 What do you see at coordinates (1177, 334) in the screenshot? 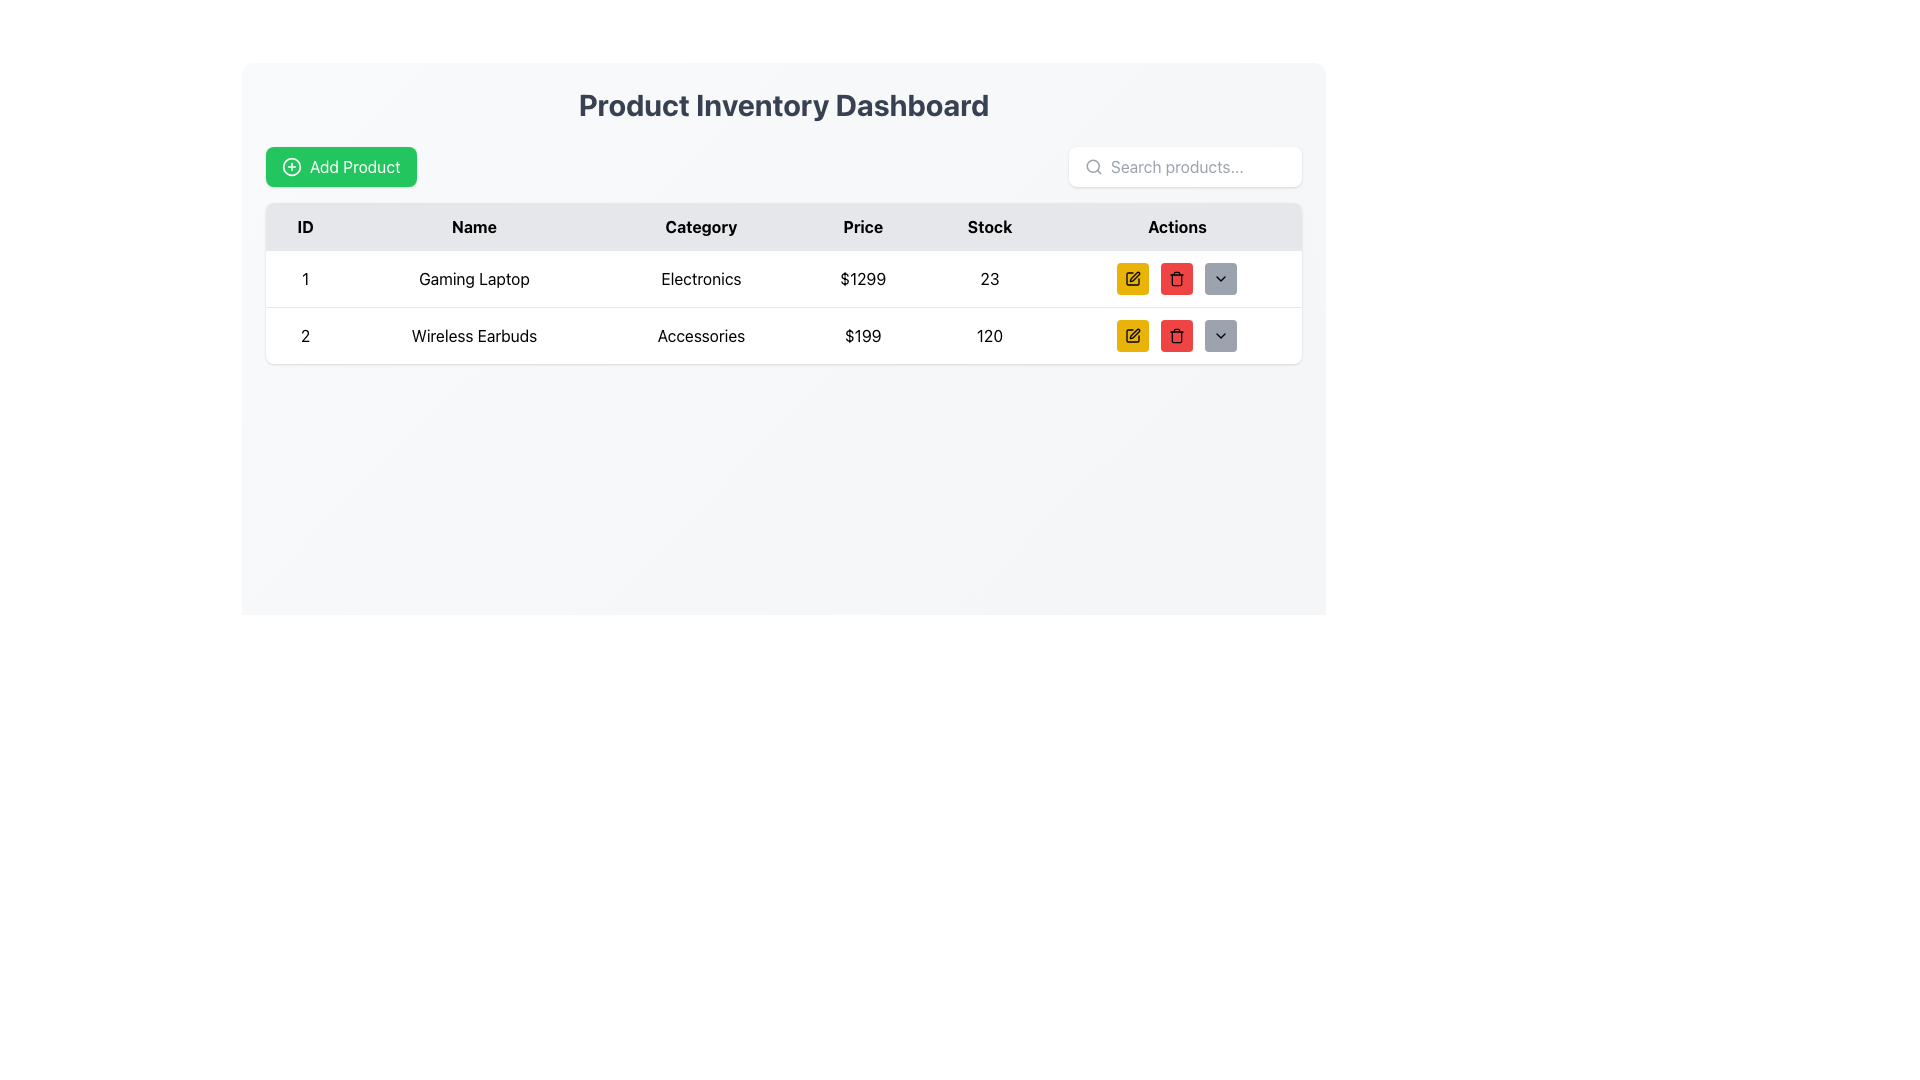
I see `the red delete button in the 'Actions' column of the 'Wireless Earbuds' product row` at bounding box center [1177, 334].